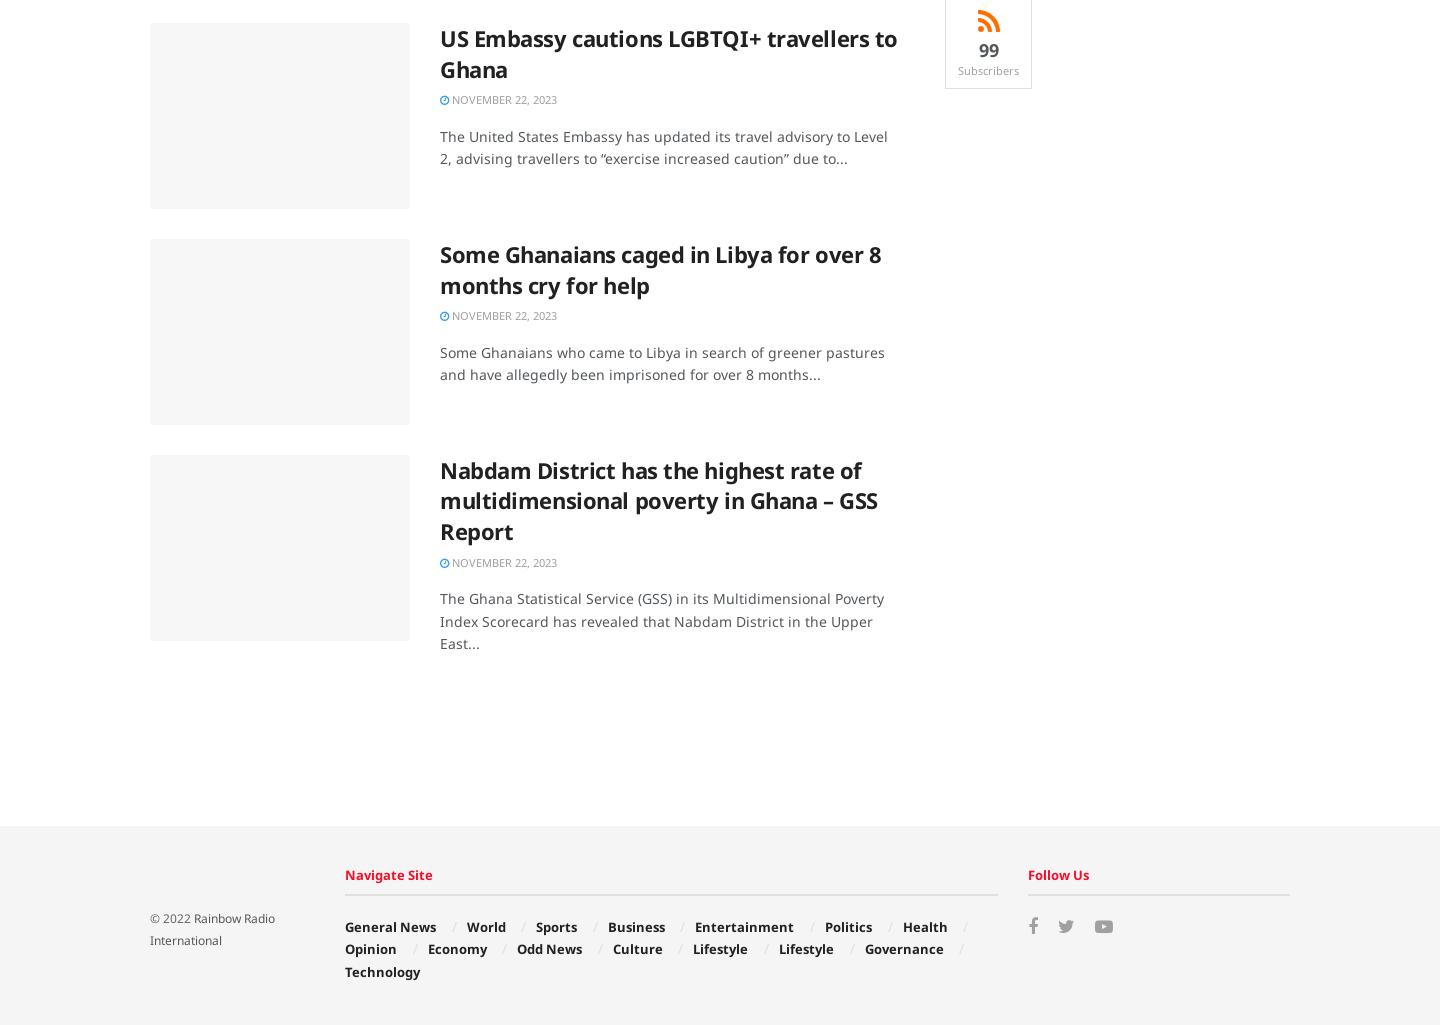 The height and width of the screenshot is (1025, 1440). I want to click on 'Subscribers', so click(987, 69).